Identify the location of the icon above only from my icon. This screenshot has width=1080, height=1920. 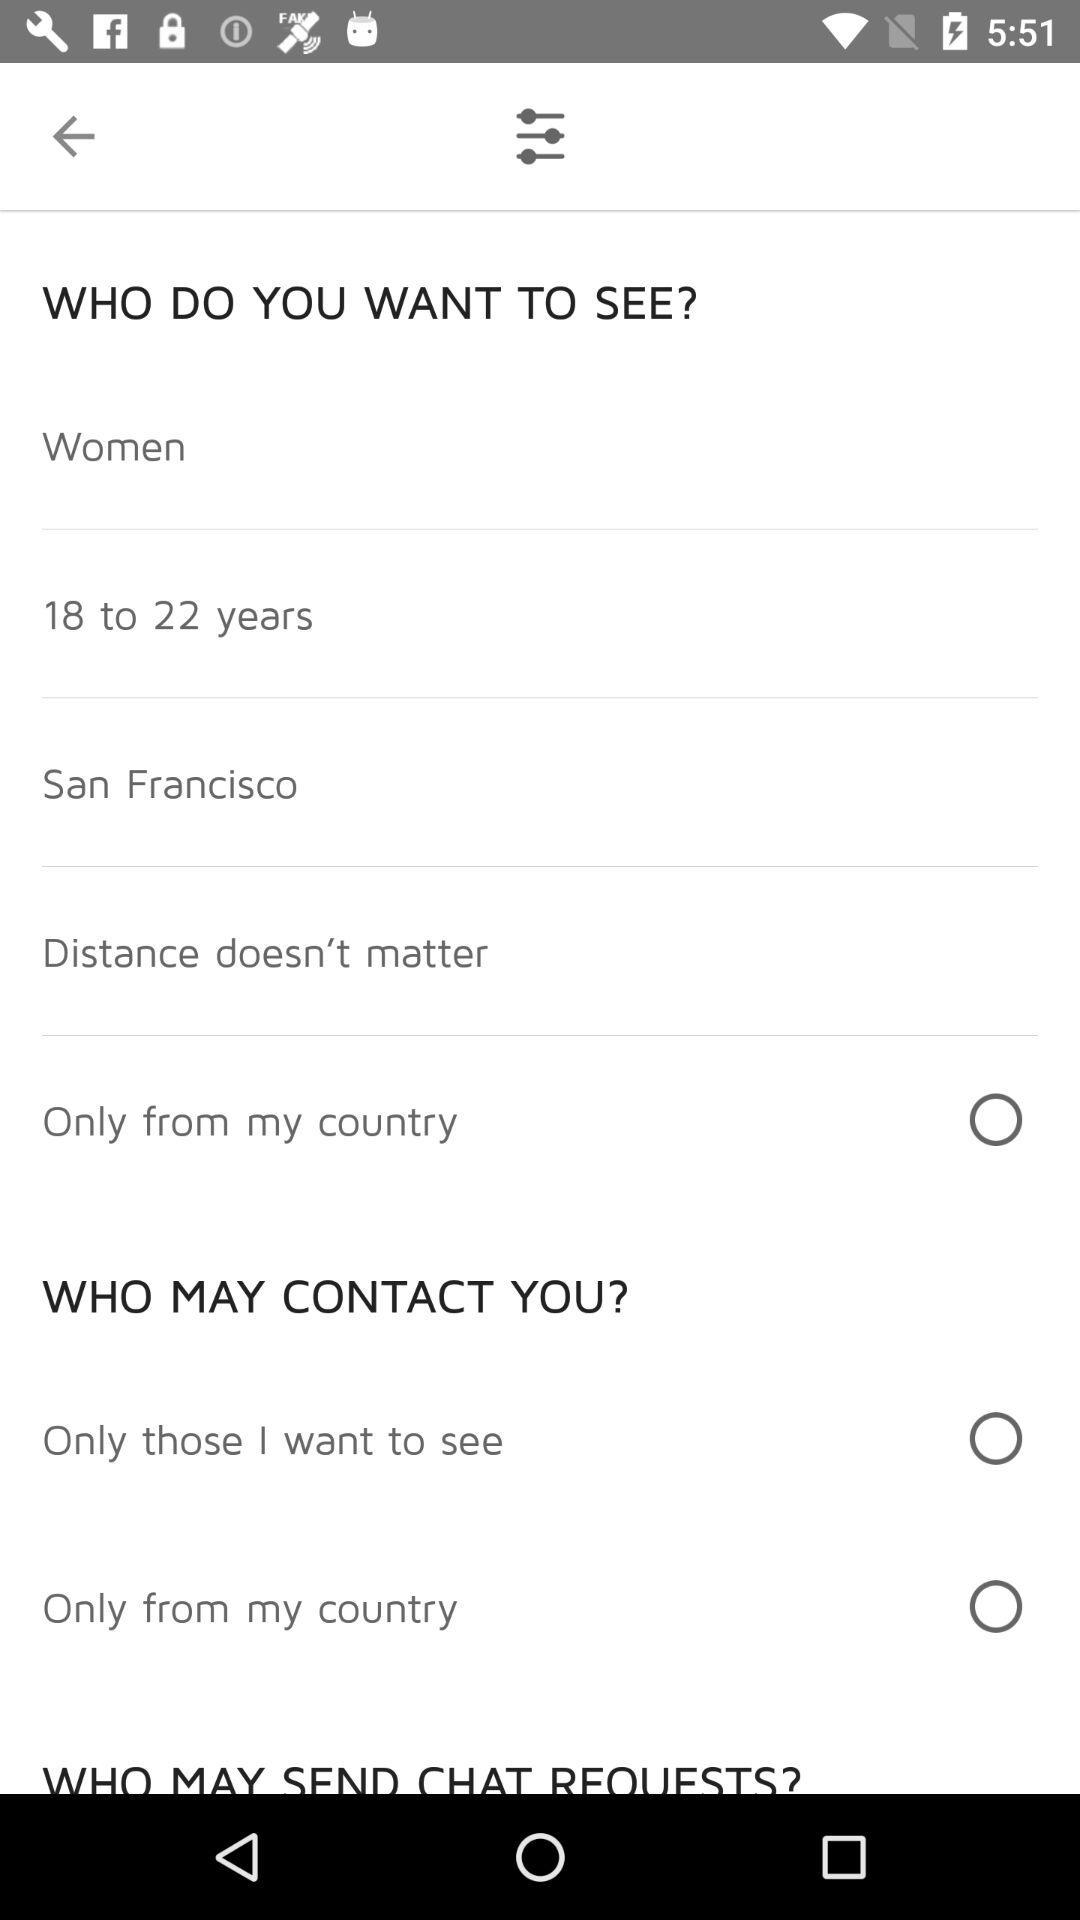
(273, 1437).